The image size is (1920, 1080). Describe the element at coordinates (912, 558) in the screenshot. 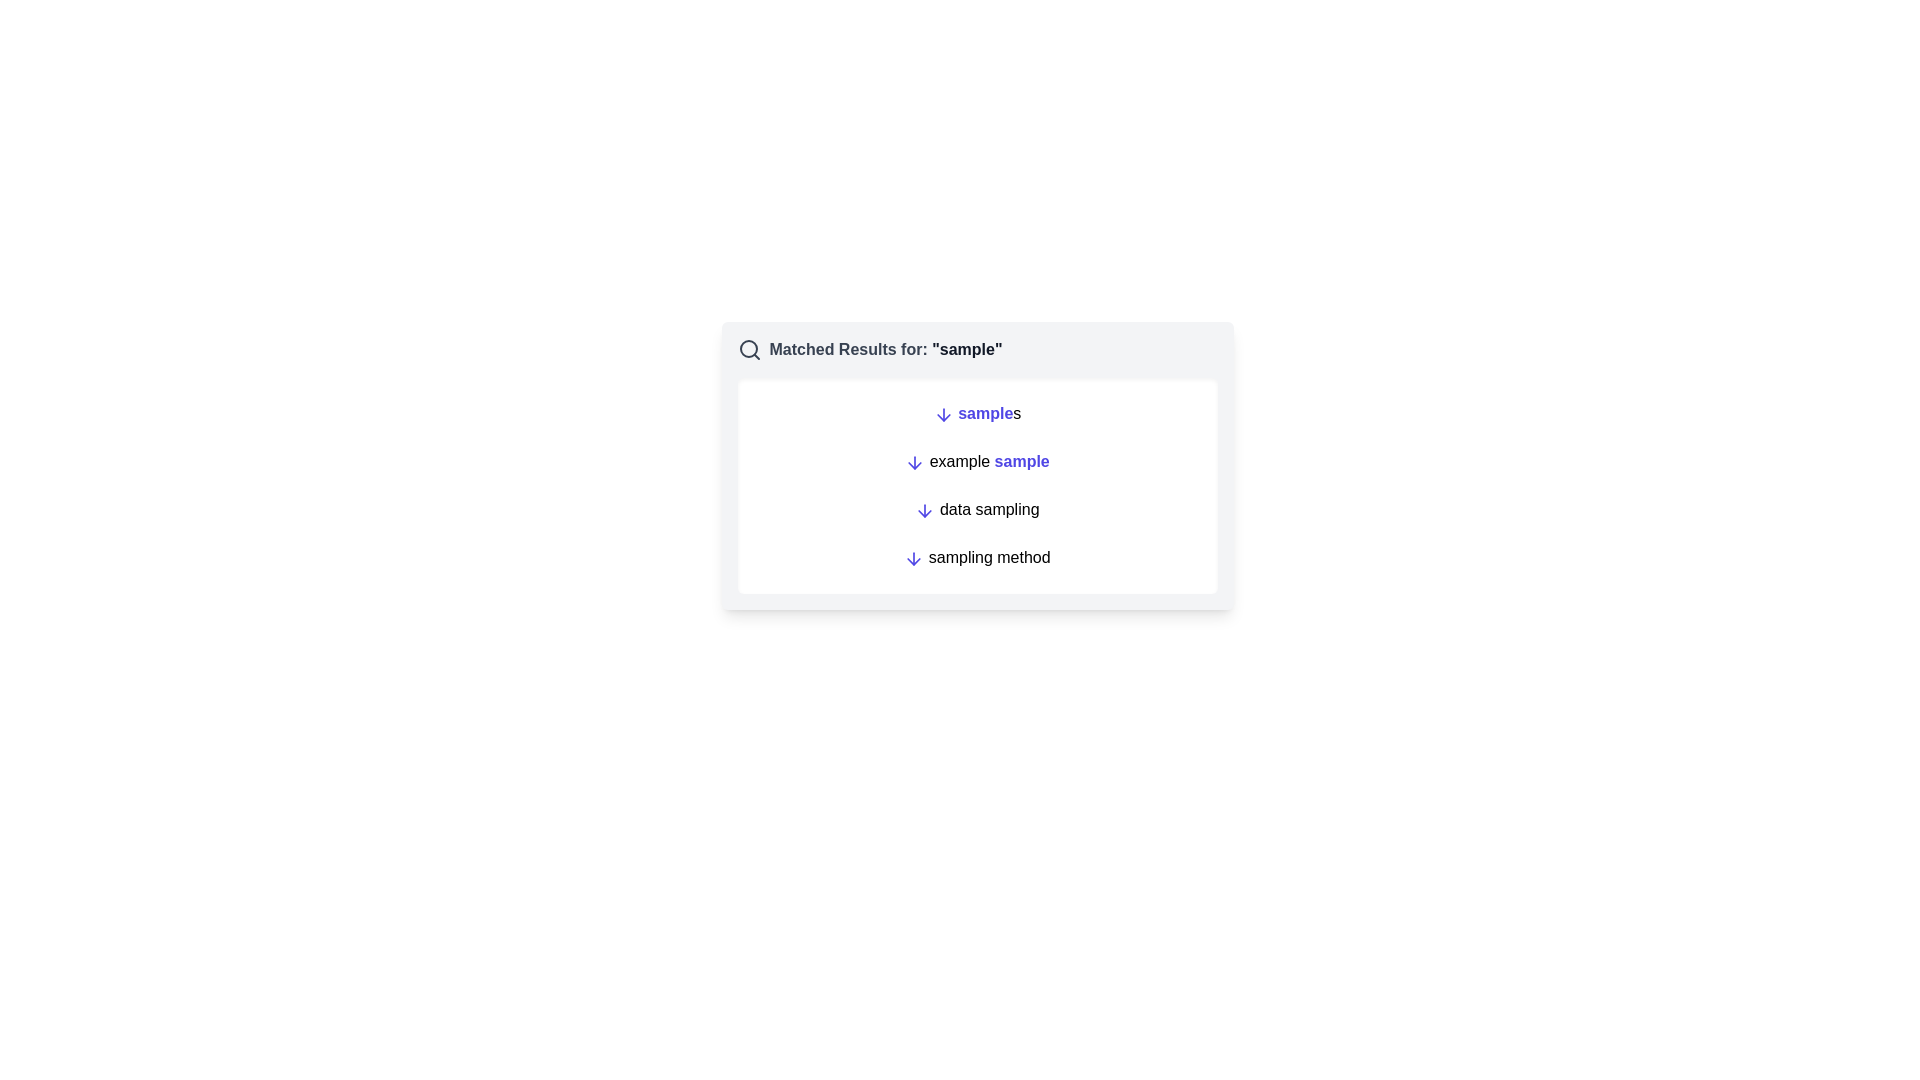

I see `the icon located to the left of the 'sampling method' text` at that location.